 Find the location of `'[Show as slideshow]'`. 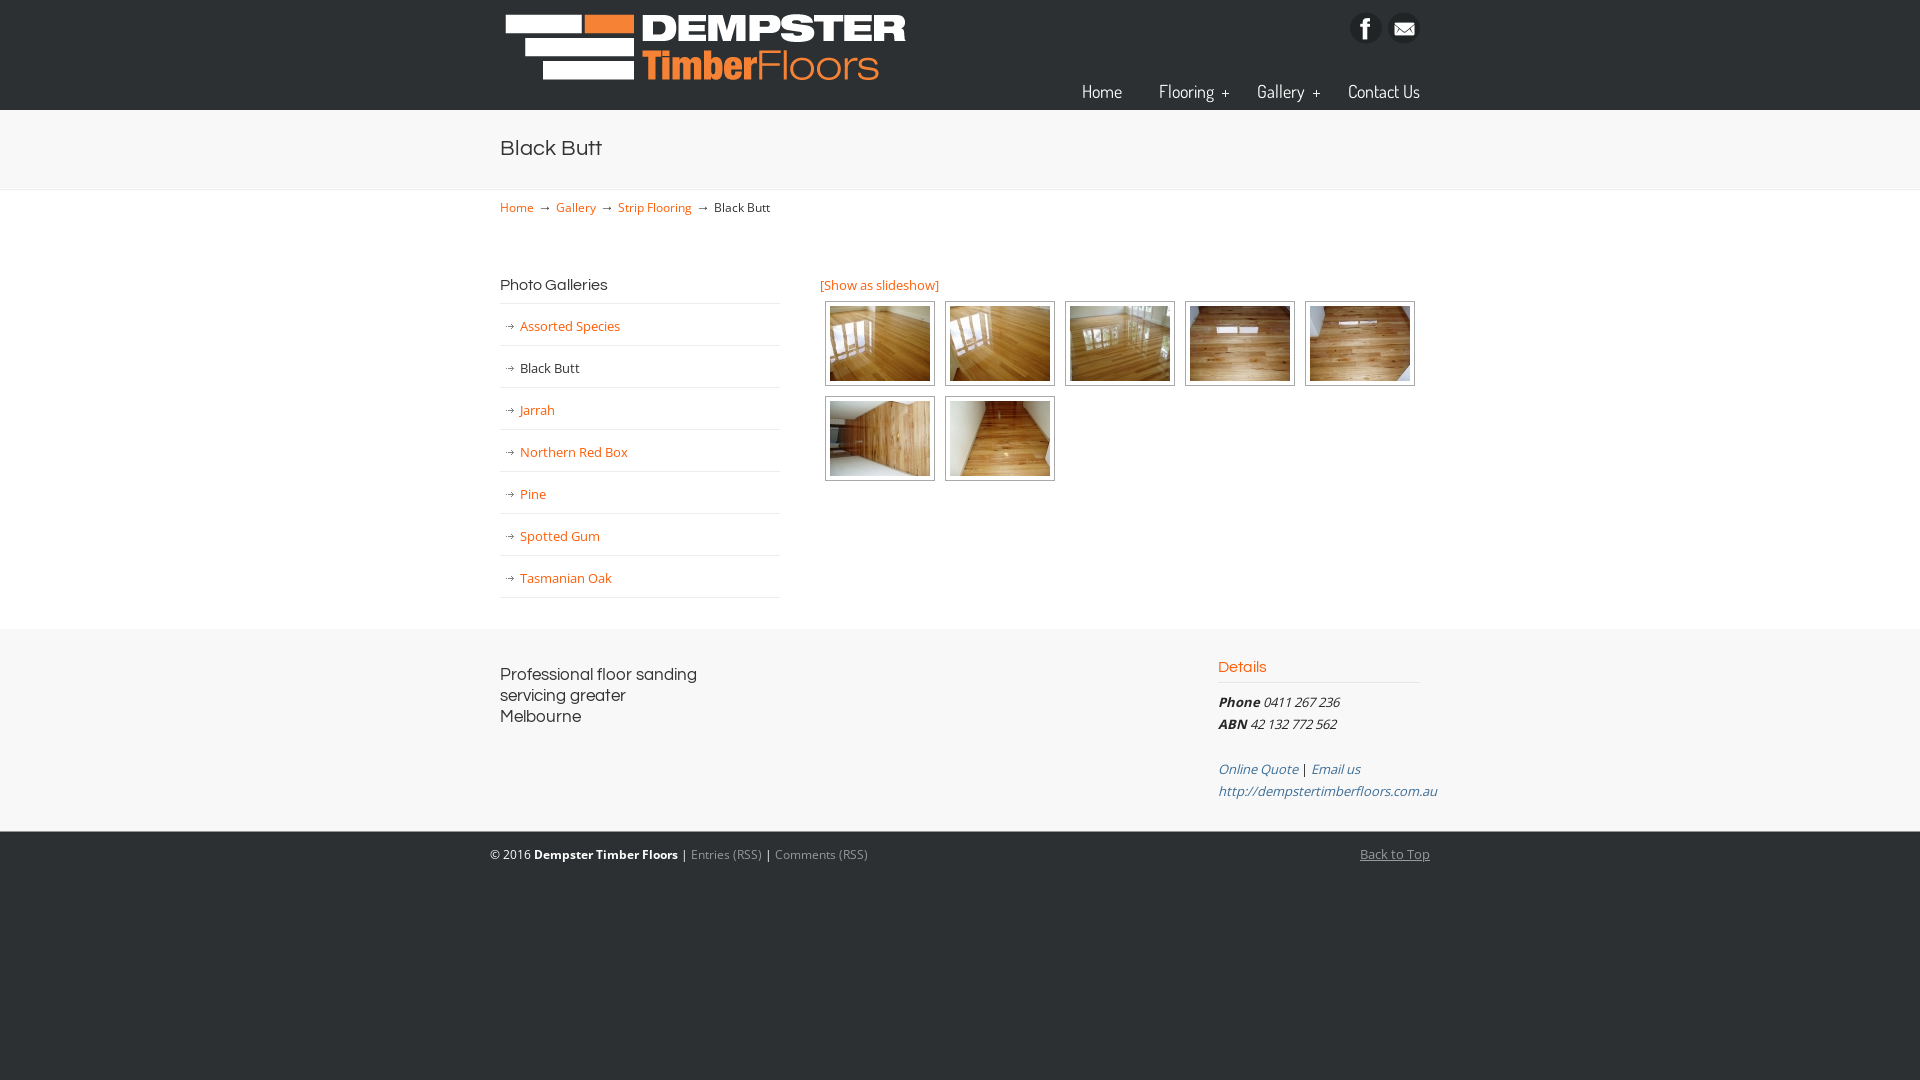

'[Show as slideshow]' is located at coordinates (820, 285).